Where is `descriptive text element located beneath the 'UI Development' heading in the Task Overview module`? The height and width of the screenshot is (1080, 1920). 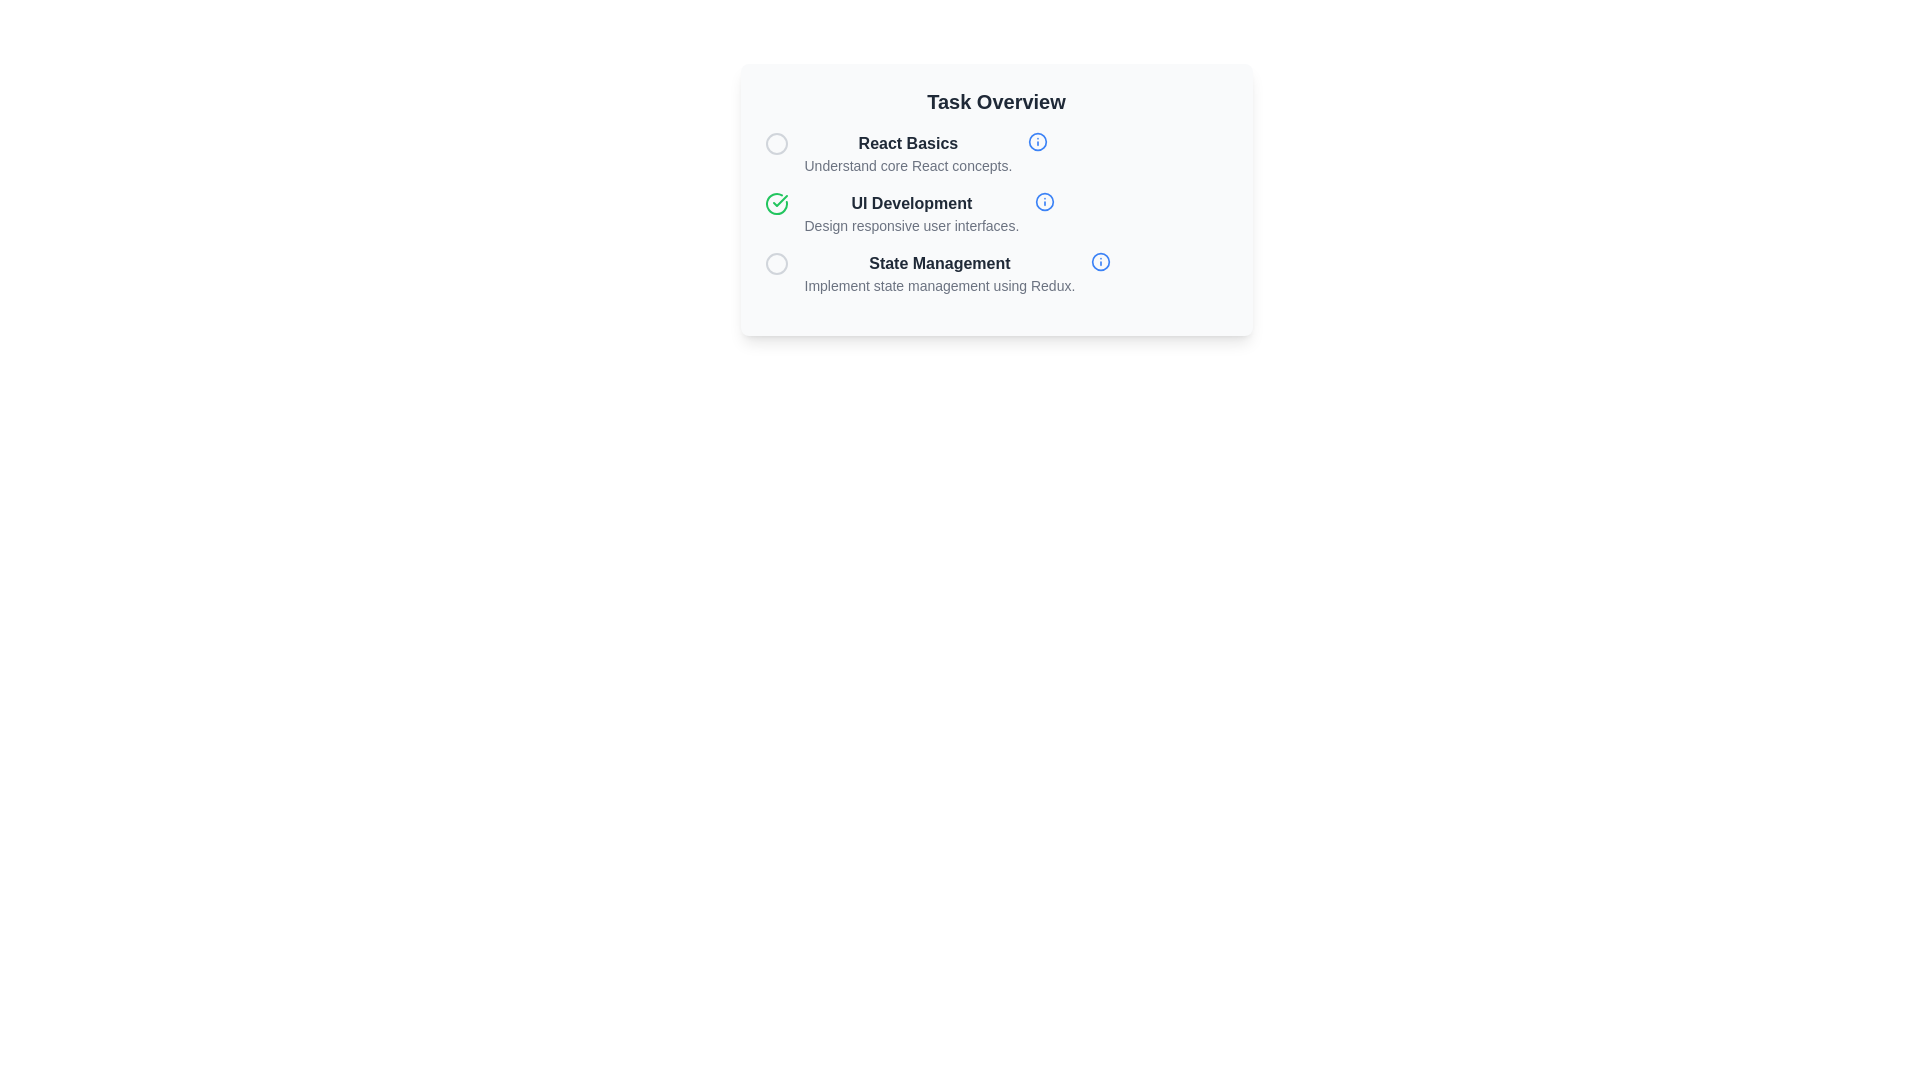 descriptive text element located beneath the 'UI Development' heading in the Task Overview module is located at coordinates (910, 225).